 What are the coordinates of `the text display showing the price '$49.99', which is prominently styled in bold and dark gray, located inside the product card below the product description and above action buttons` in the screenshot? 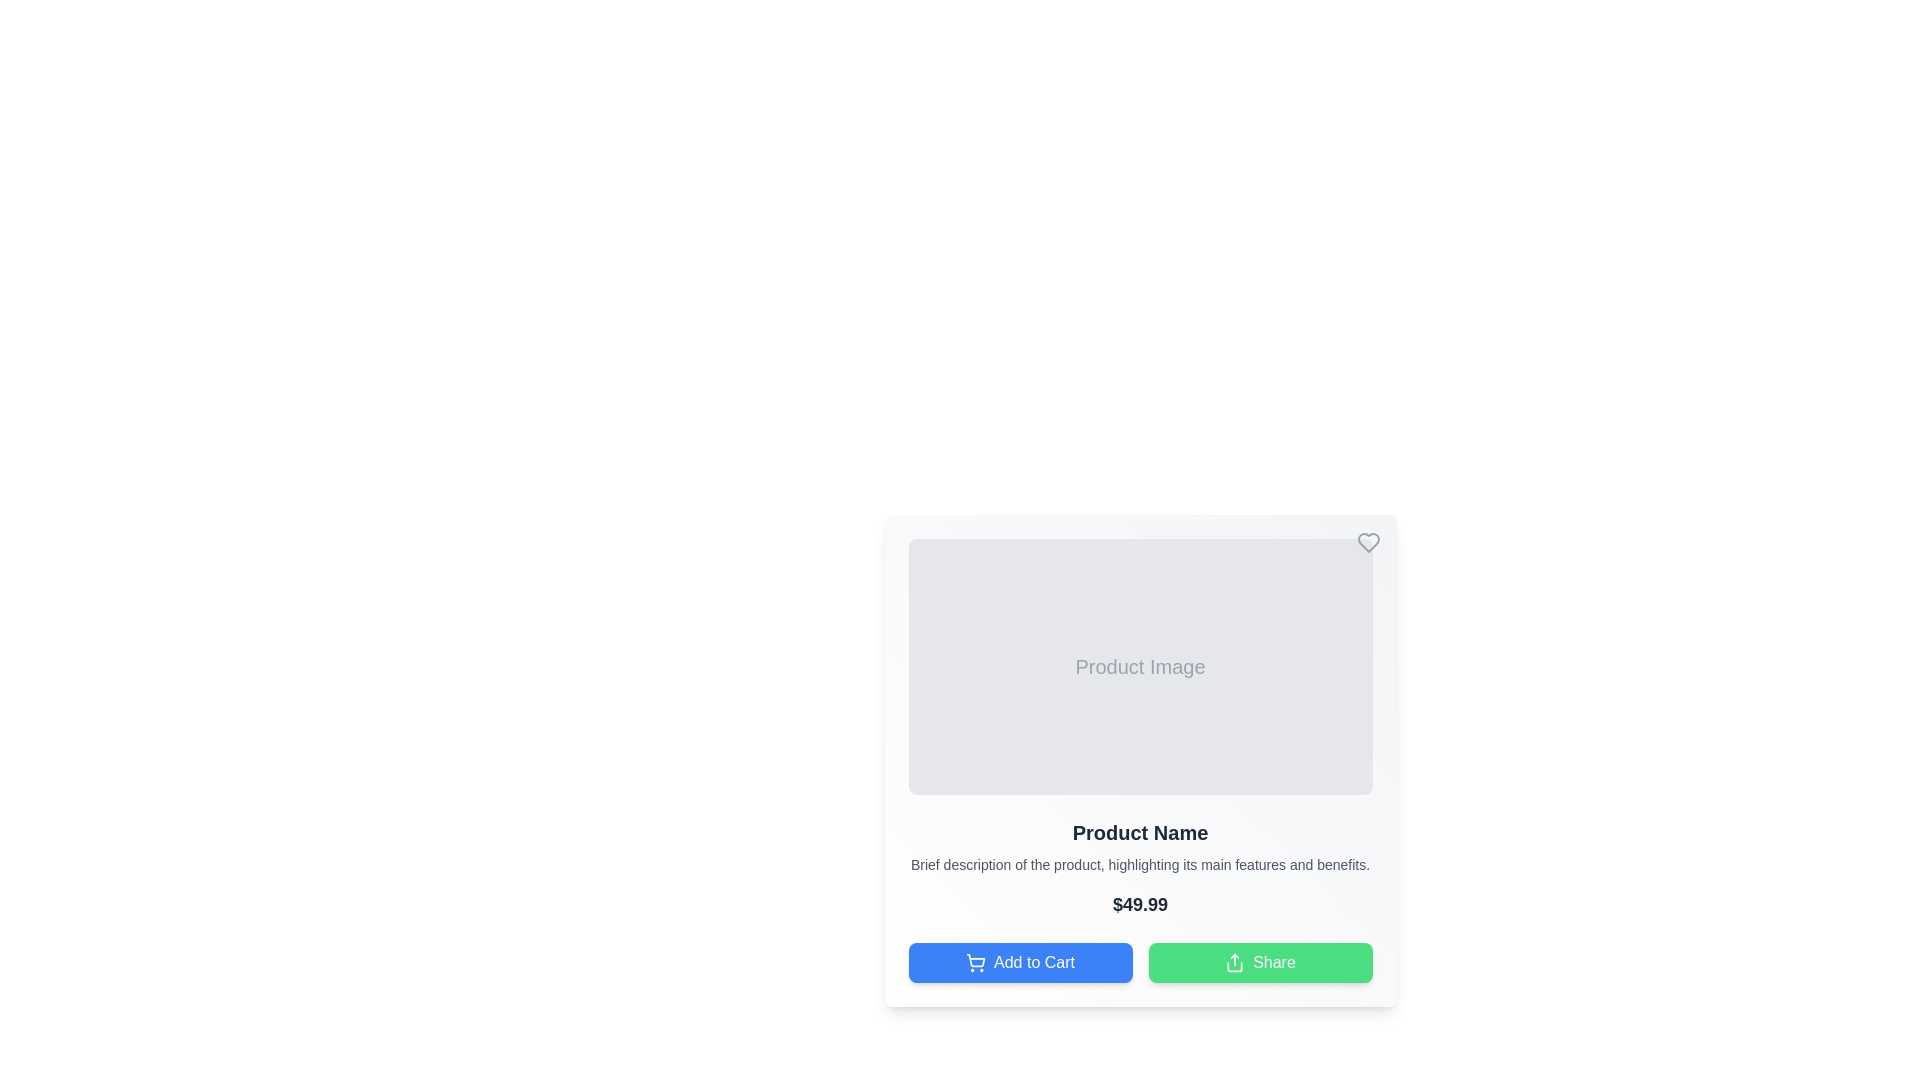 It's located at (1140, 905).